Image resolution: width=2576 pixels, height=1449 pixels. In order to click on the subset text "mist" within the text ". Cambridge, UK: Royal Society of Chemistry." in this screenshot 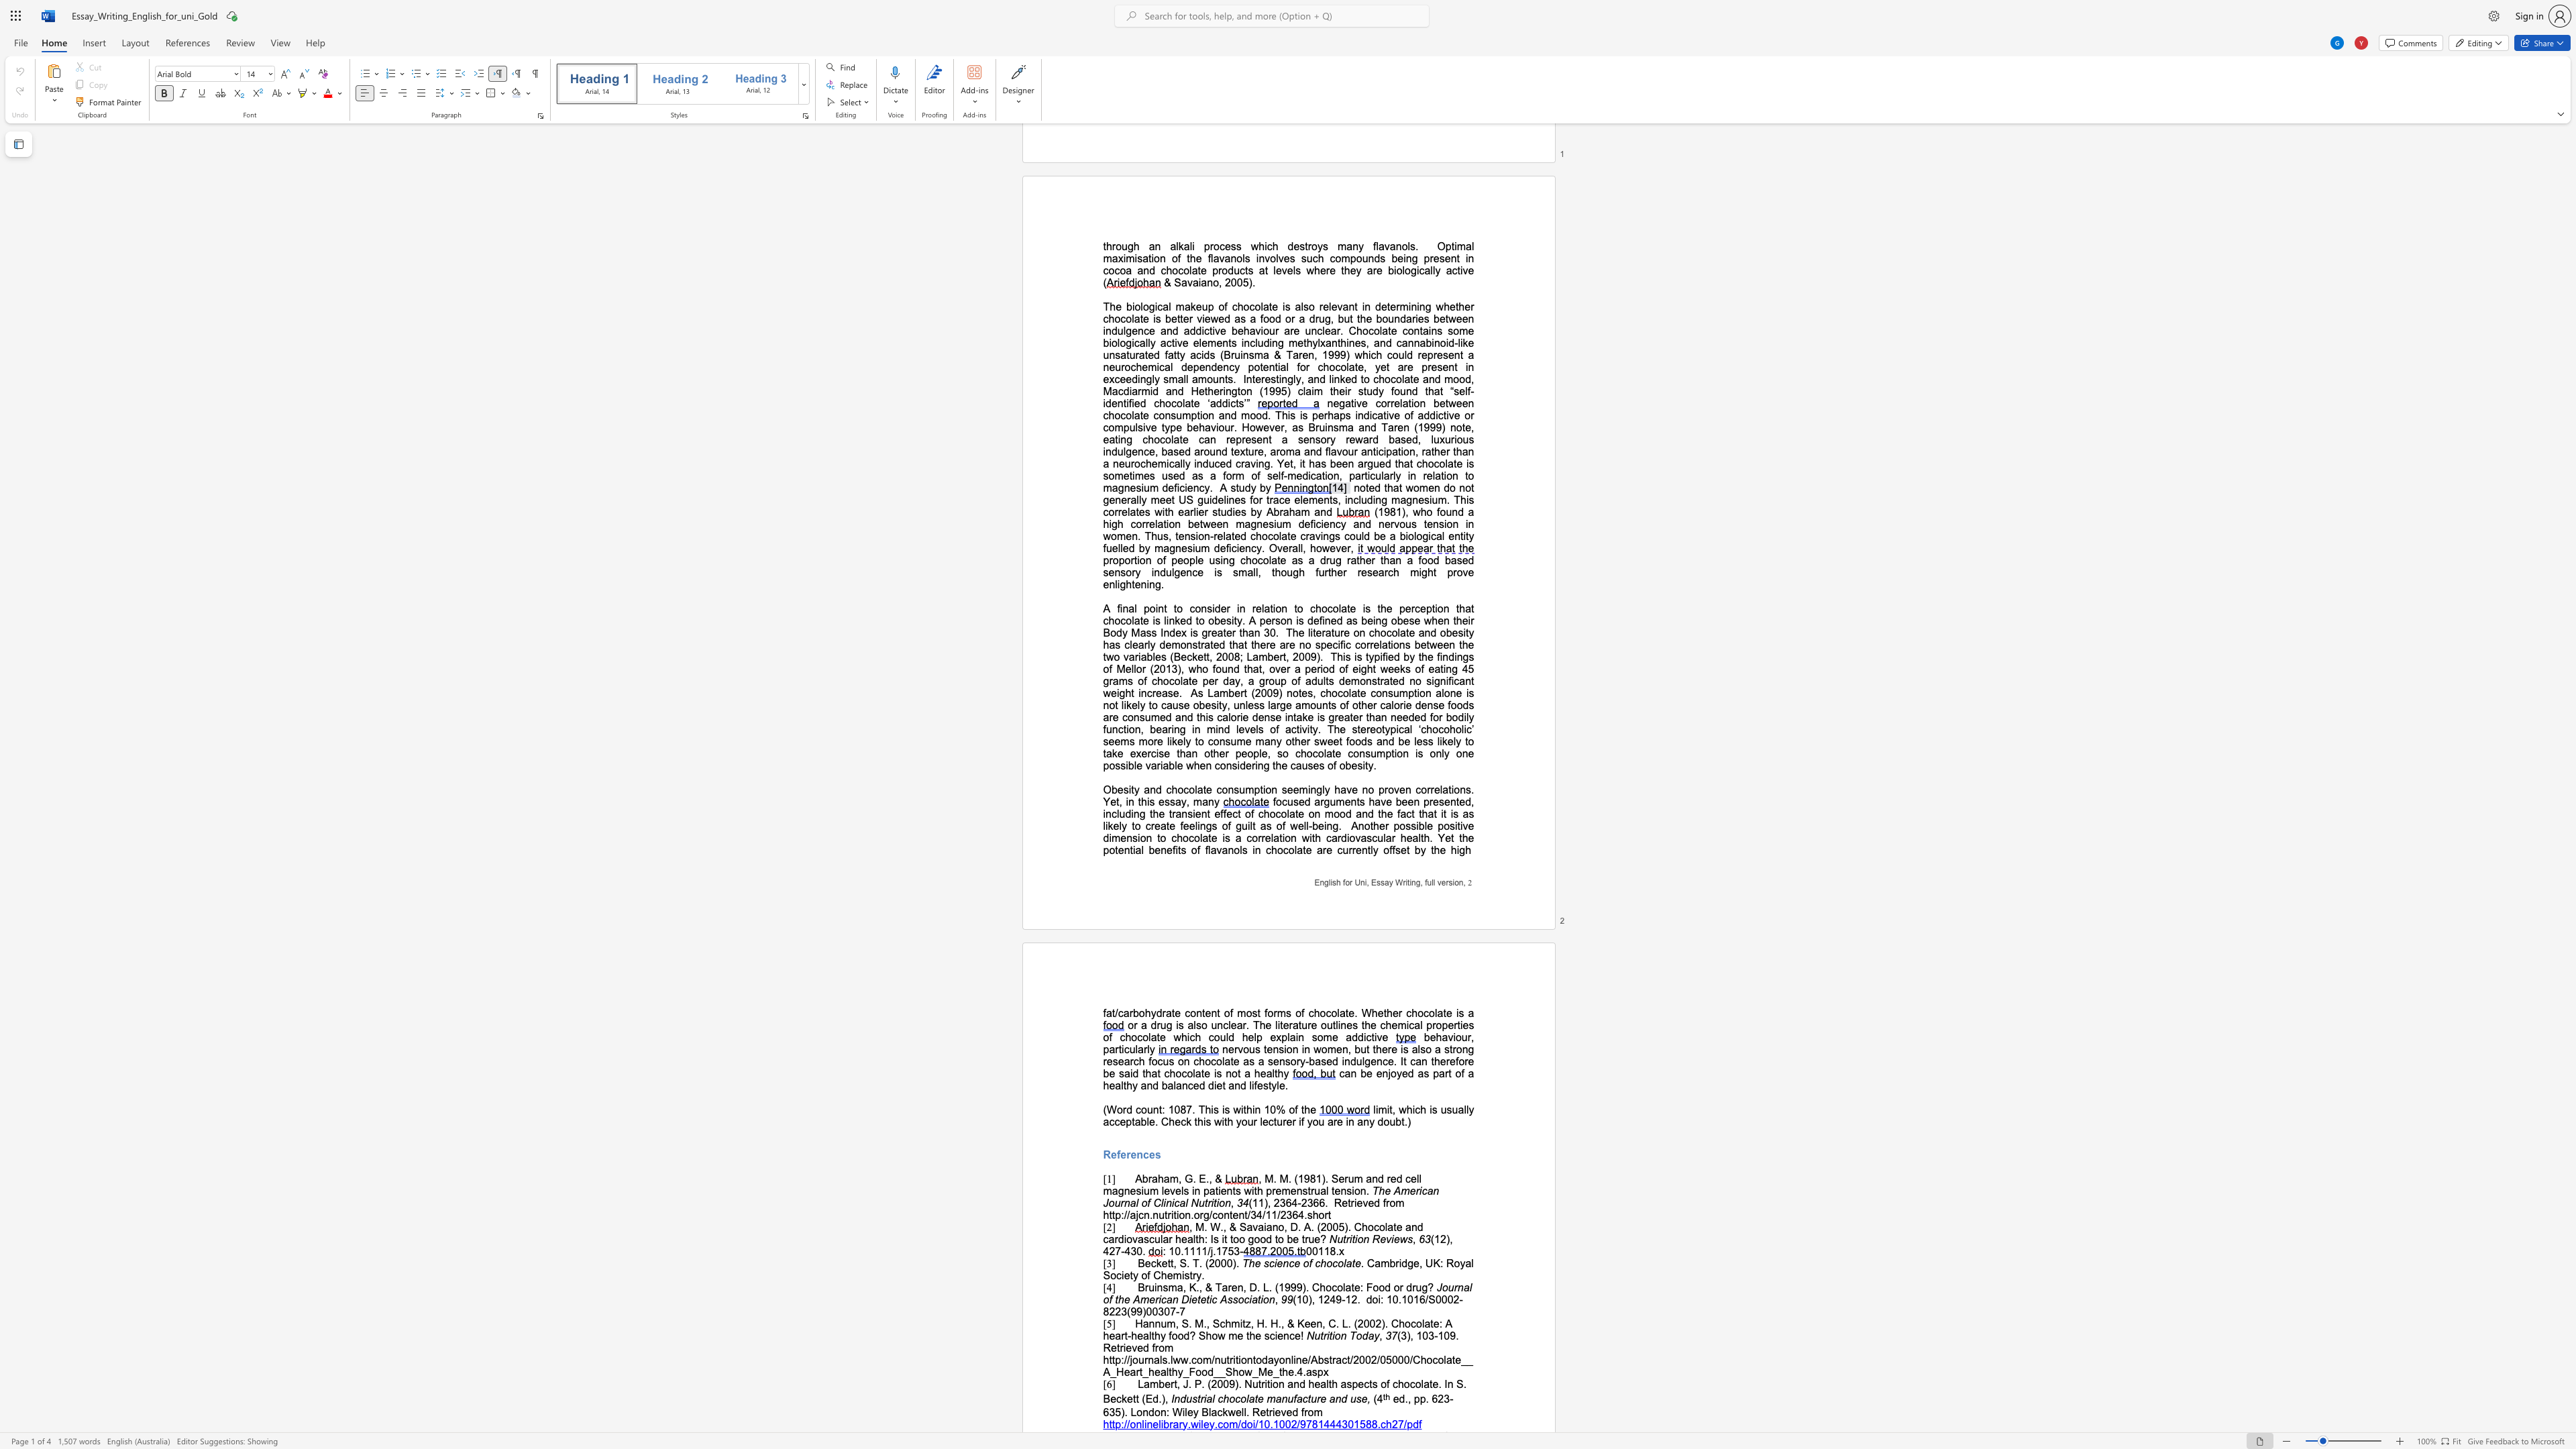, I will do `click(1172, 1275)`.